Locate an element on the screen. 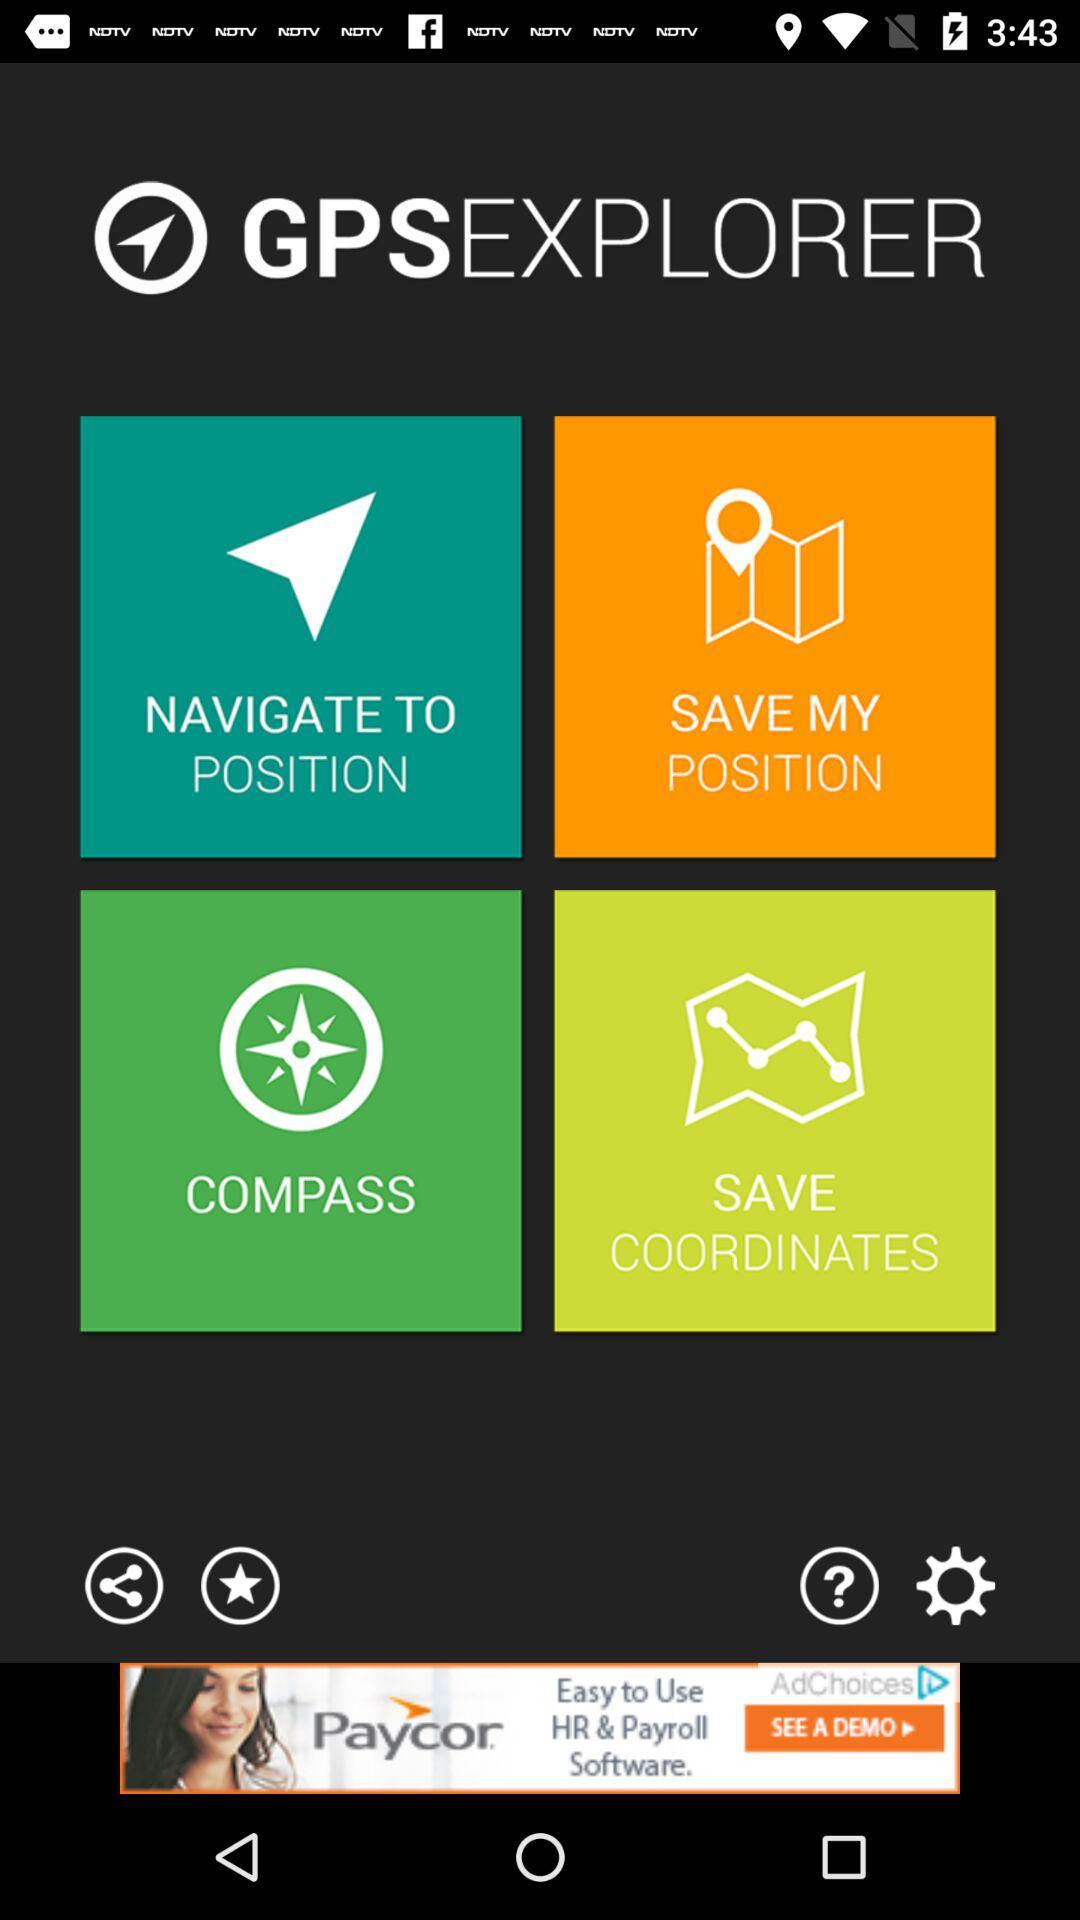 The image size is (1080, 1920). button image is located at coordinates (775, 1112).